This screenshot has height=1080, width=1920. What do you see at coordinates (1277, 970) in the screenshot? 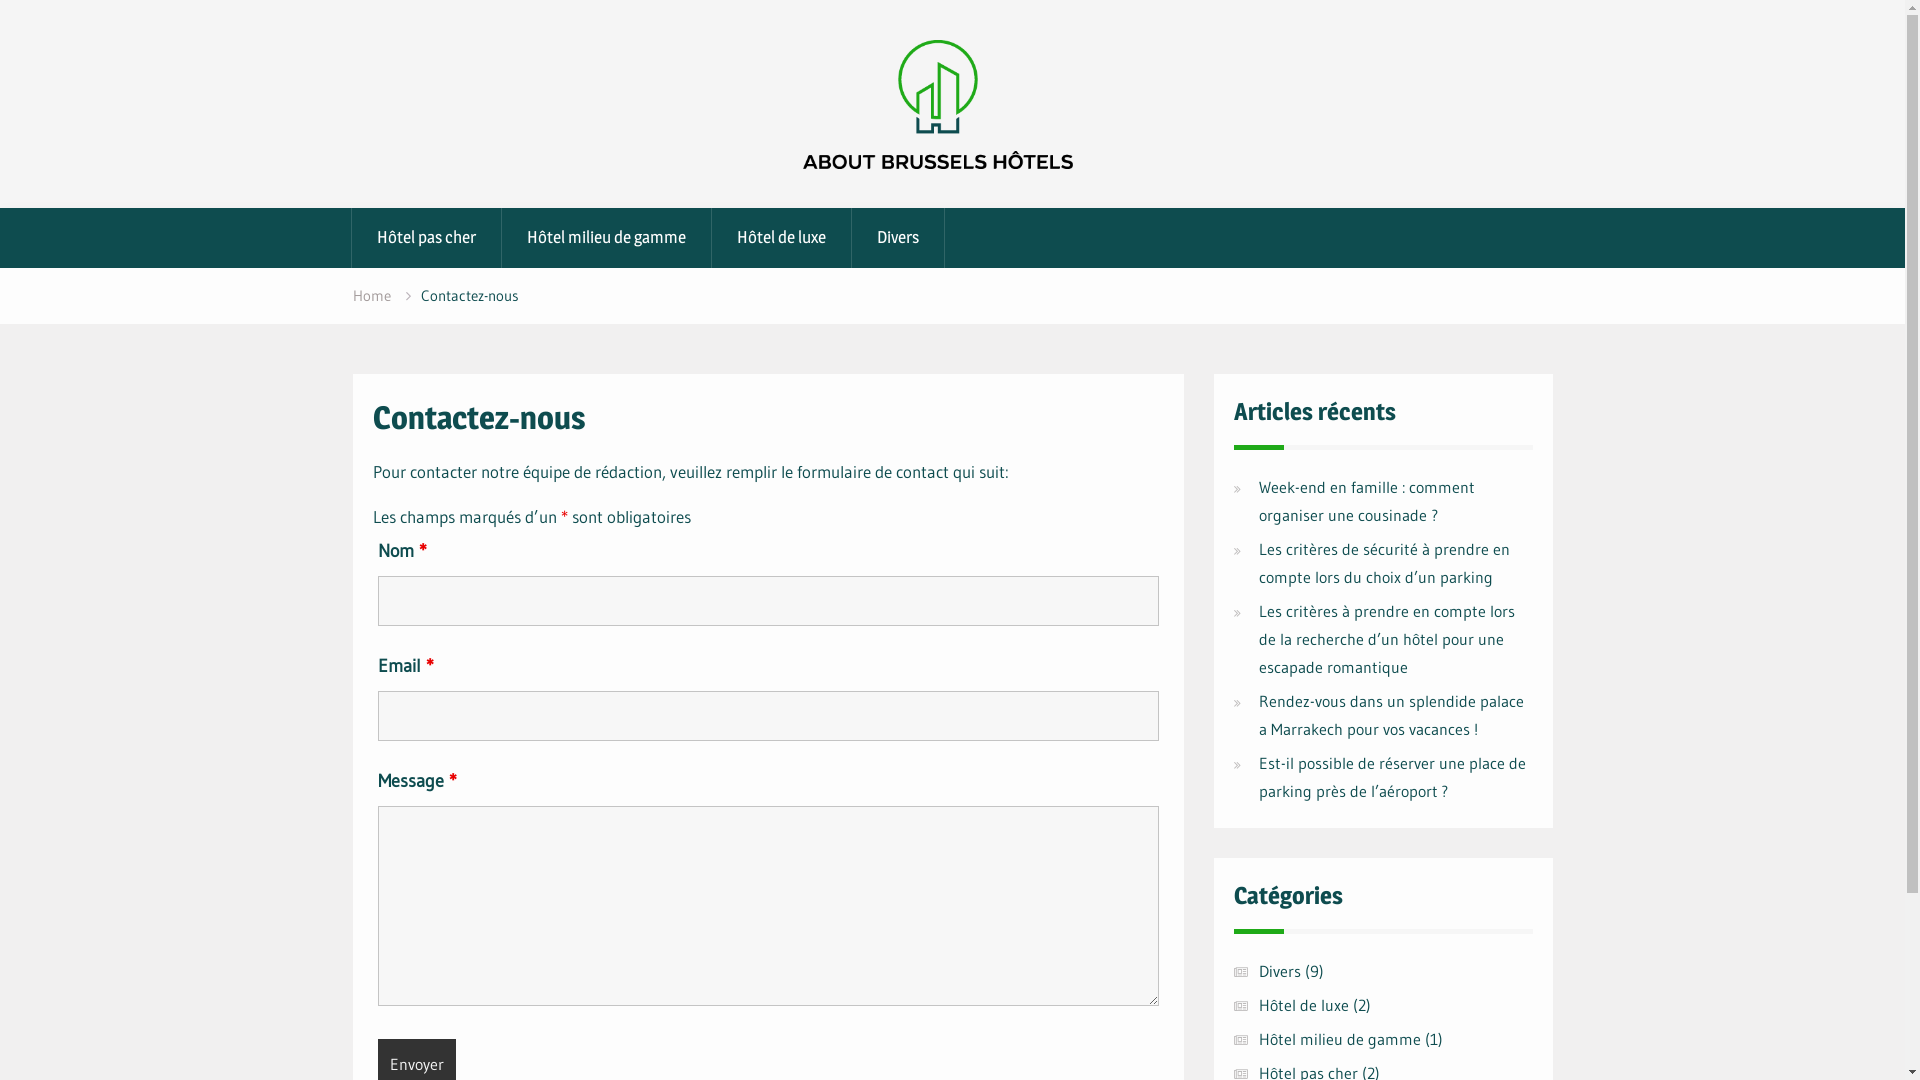
I see `'Divers'` at bounding box center [1277, 970].